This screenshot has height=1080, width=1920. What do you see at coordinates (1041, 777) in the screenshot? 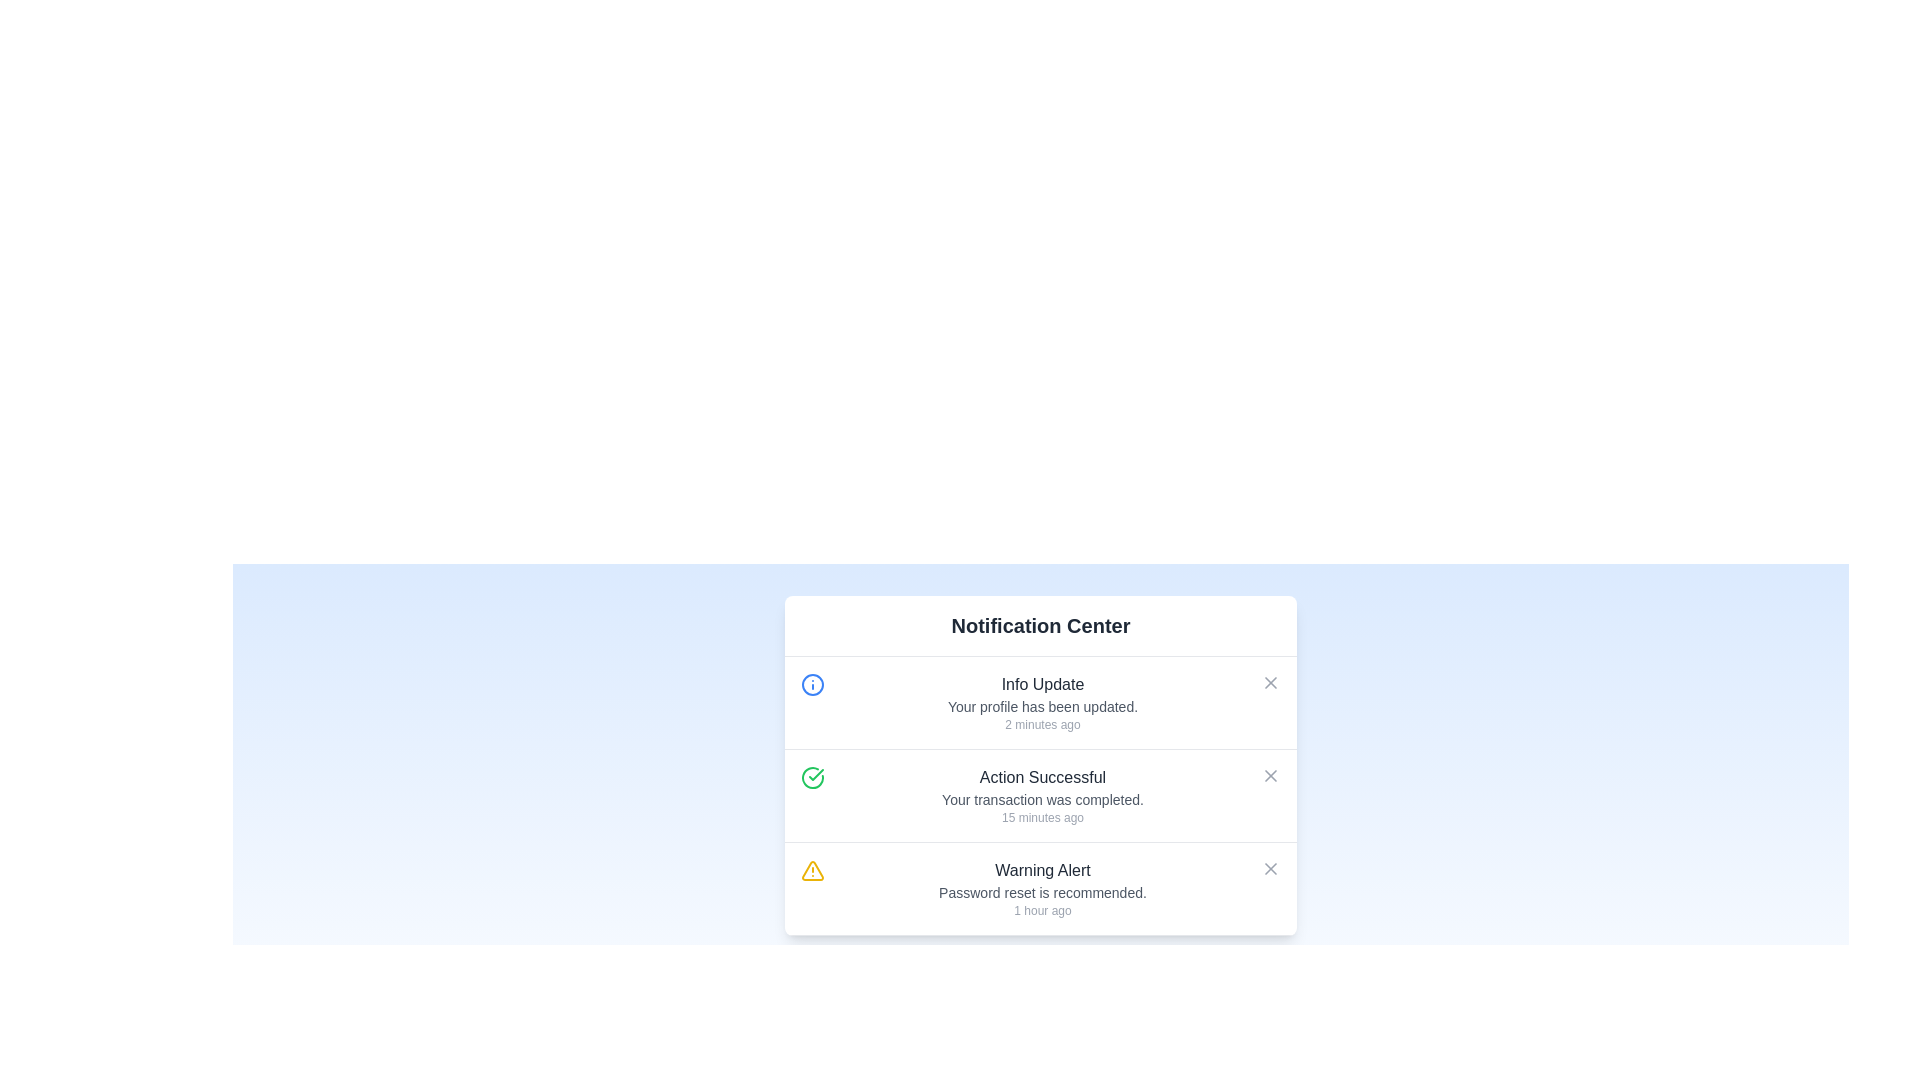
I see `the text label displaying 'Action Successful.' which is part of a notification item in the notification center modal` at bounding box center [1041, 777].